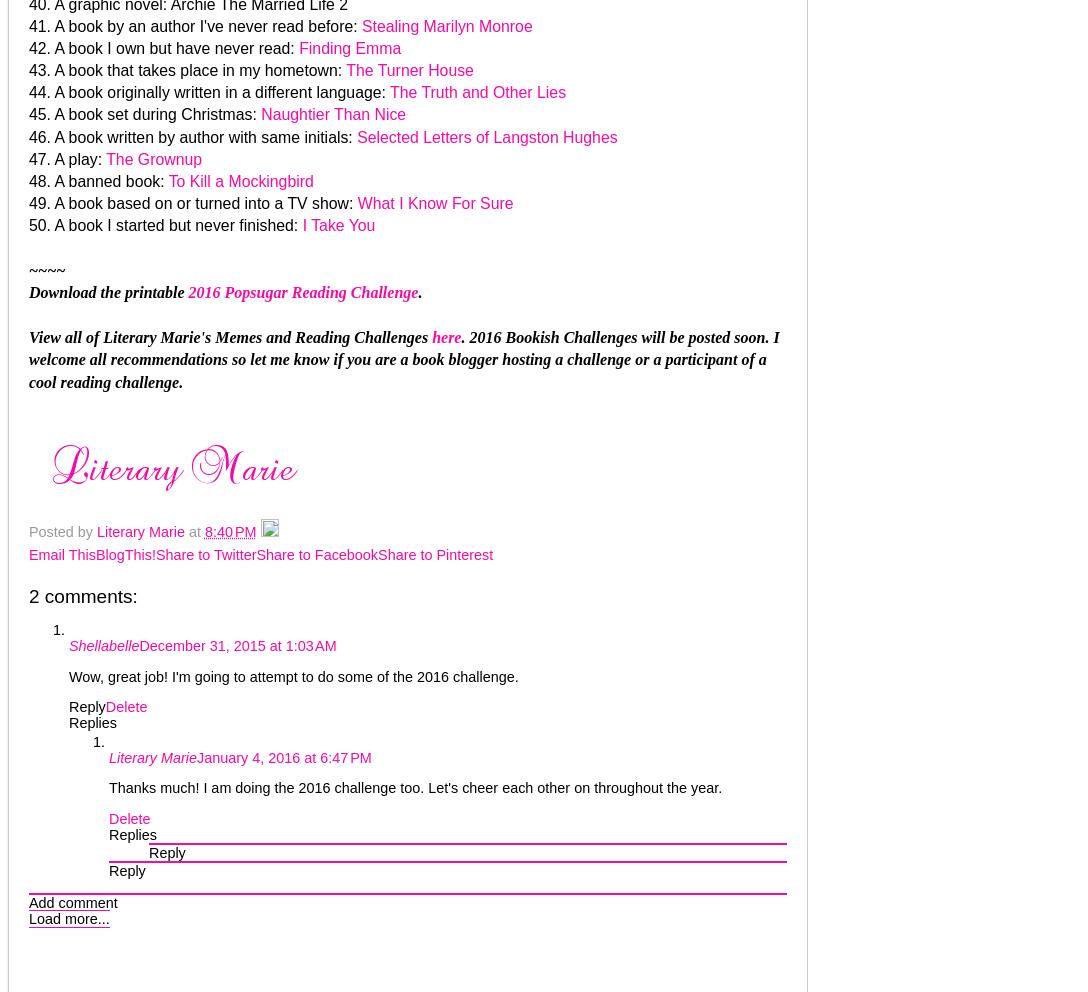 This screenshot has width=1088, height=992. I want to click on 'Download the printable', so click(108, 292).